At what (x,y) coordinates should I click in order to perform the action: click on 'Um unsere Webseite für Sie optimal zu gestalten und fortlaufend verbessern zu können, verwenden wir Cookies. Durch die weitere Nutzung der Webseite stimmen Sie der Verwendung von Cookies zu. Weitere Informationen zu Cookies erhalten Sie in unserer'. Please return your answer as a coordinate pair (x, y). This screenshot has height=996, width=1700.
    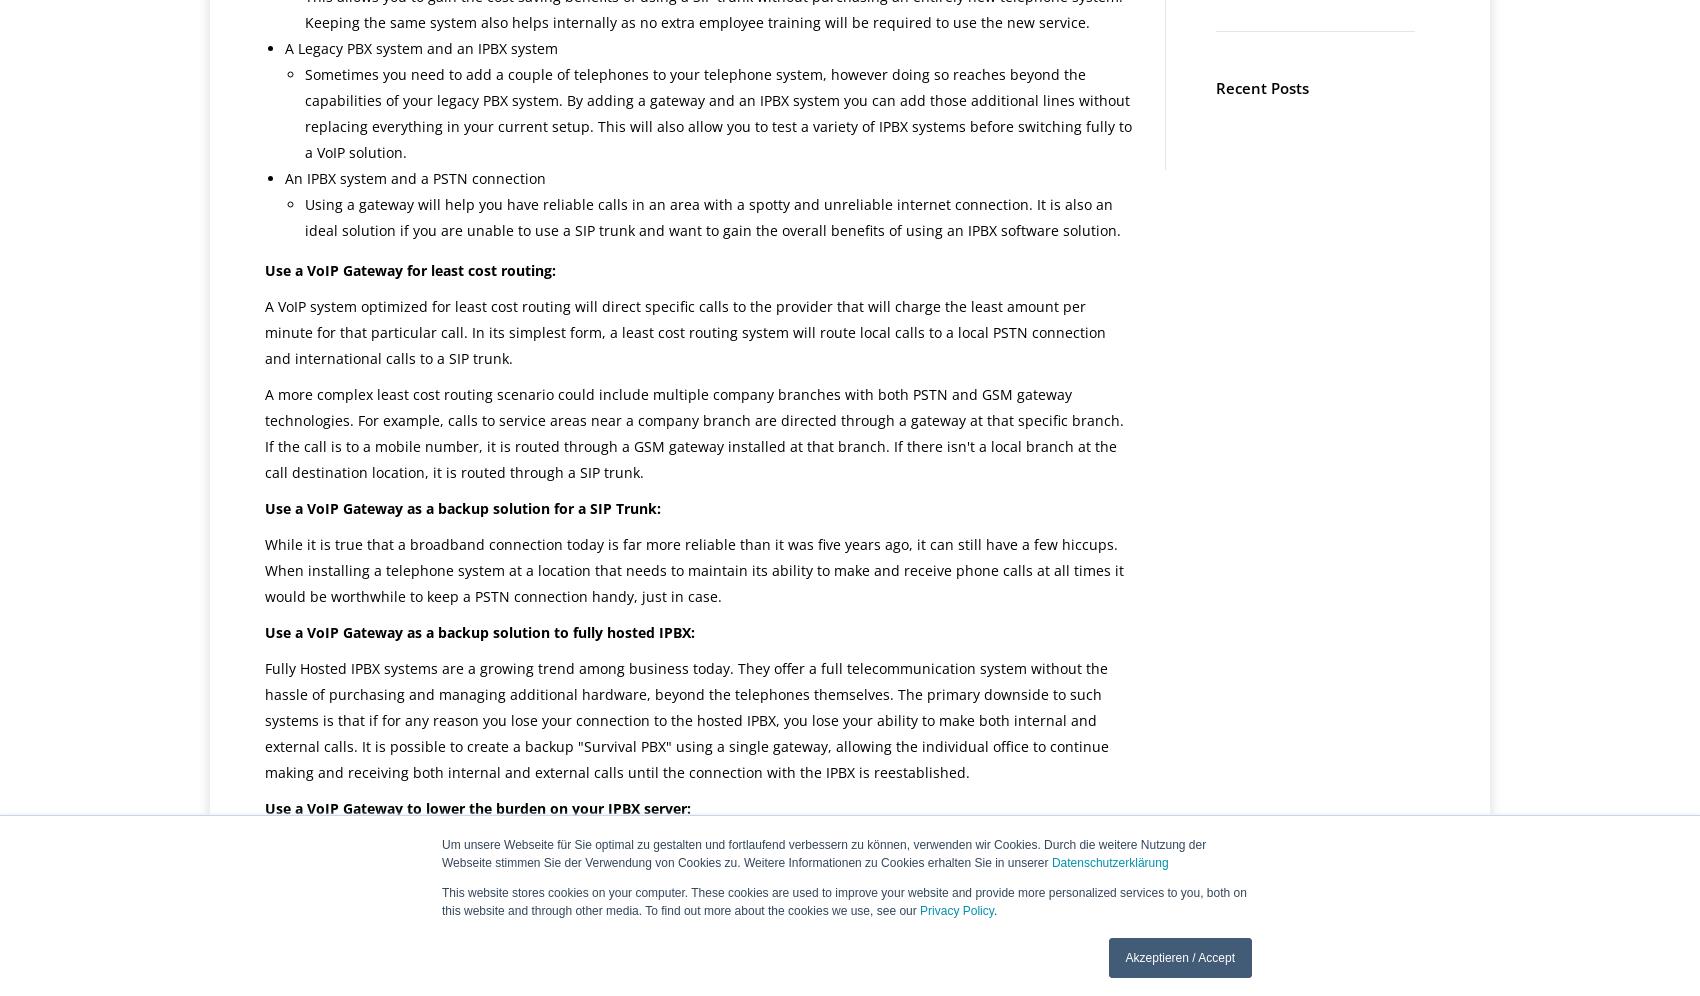
    Looking at the image, I should click on (822, 853).